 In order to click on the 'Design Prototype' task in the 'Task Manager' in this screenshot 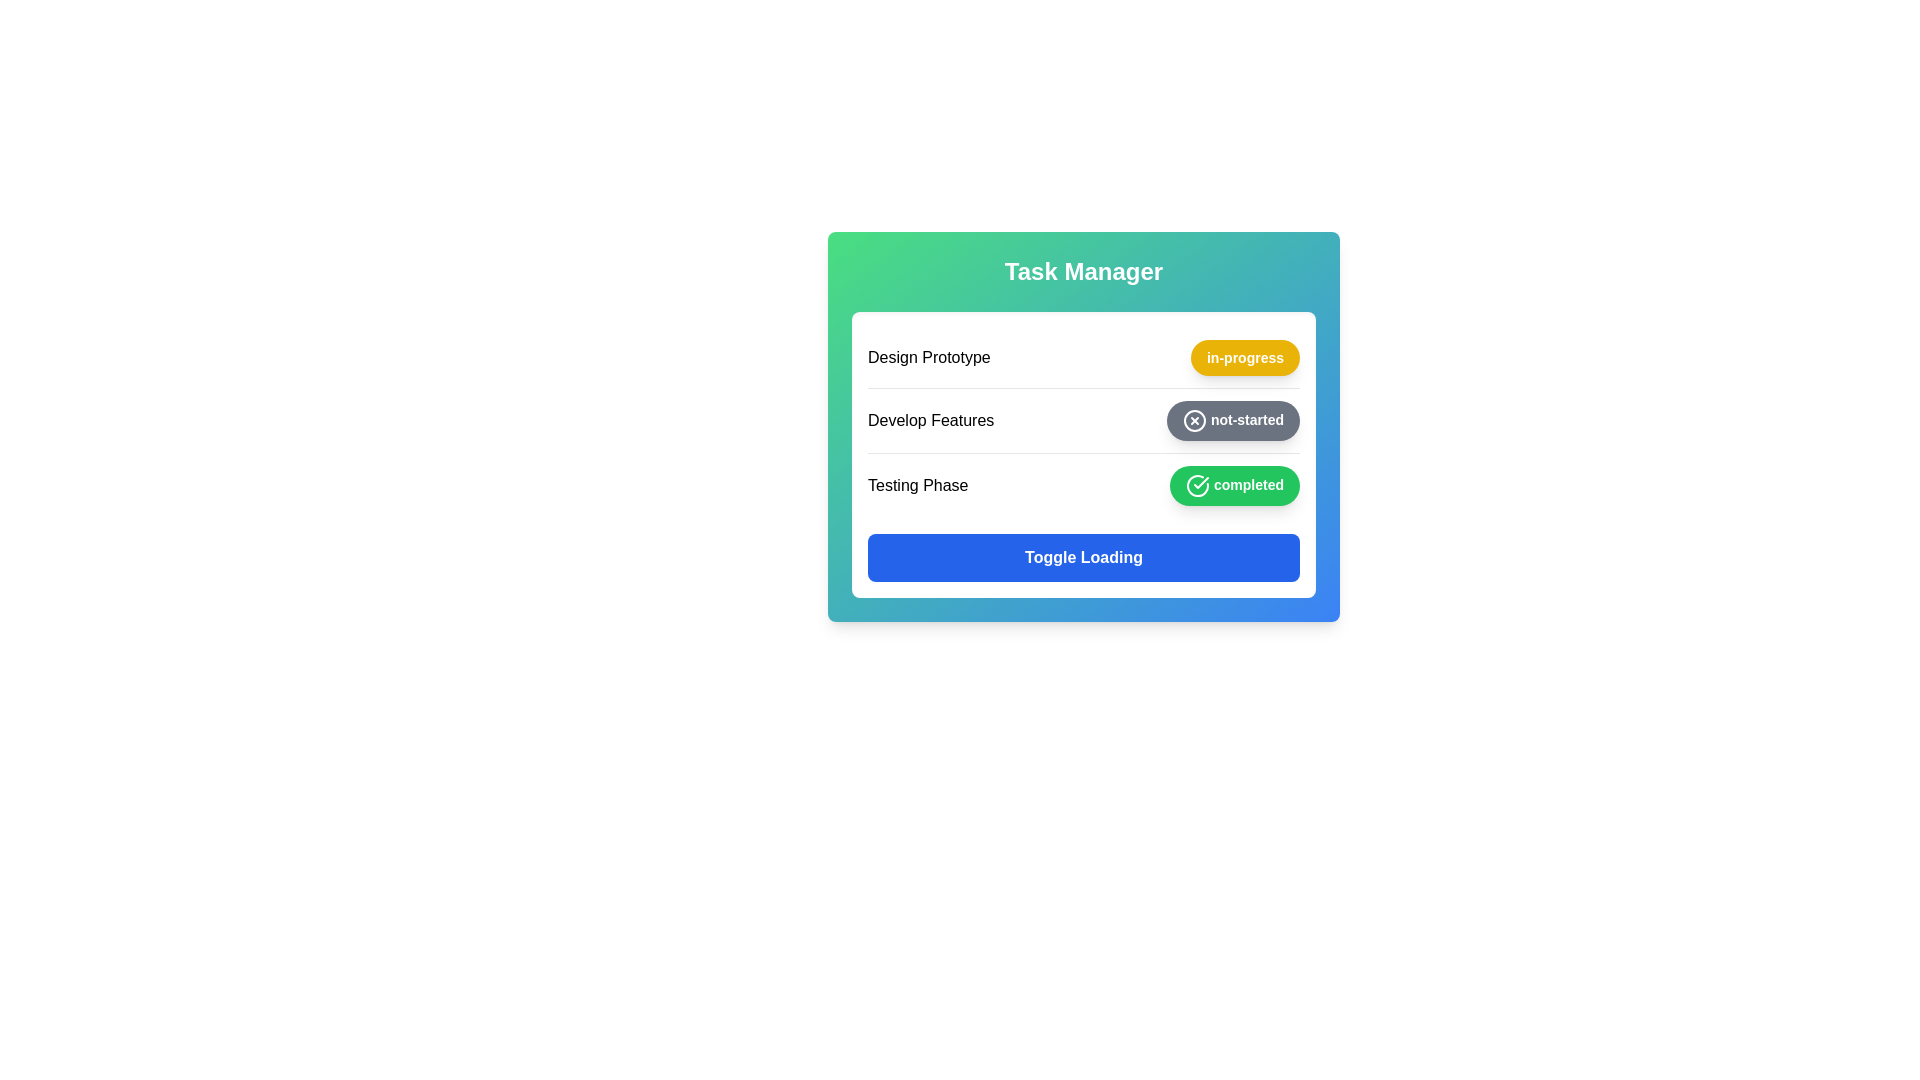, I will do `click(1083, 357)`.